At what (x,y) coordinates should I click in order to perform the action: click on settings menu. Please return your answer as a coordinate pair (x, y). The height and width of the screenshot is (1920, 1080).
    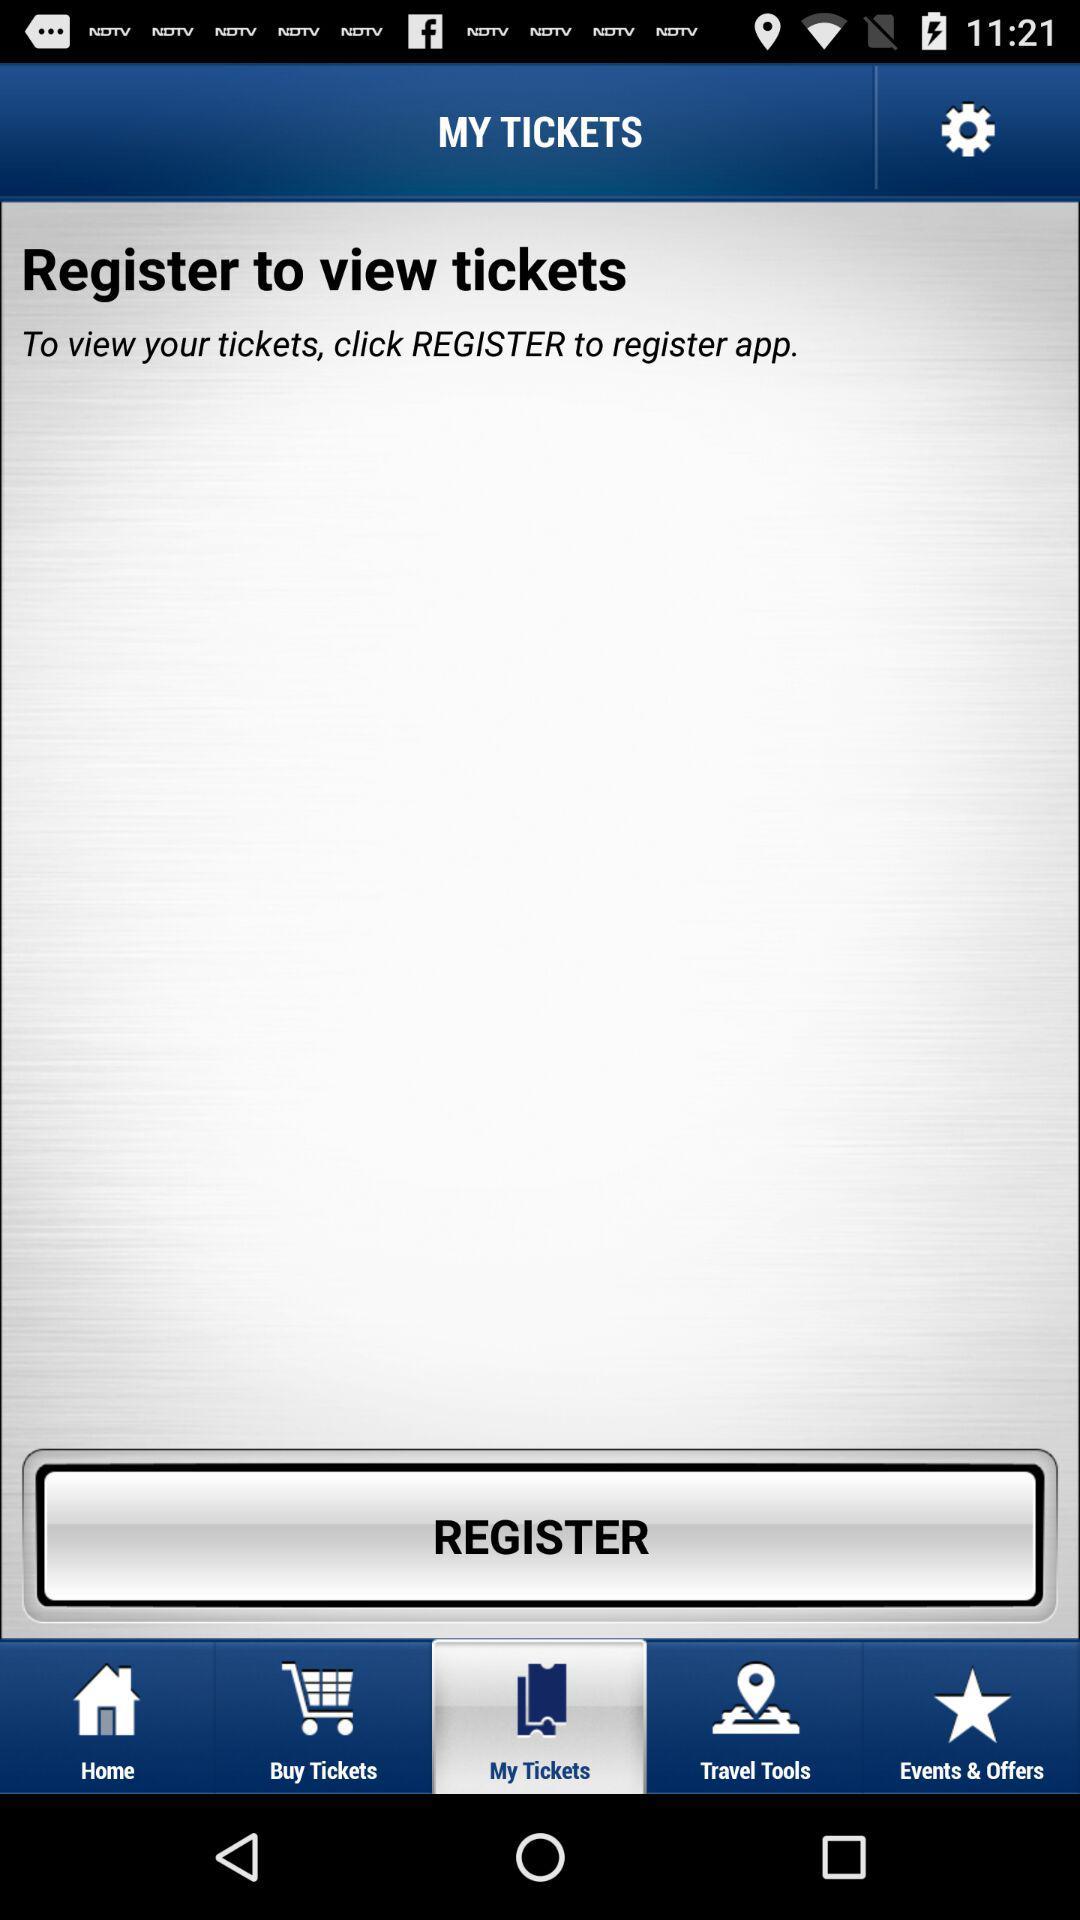
    Looking at the image, I should click on (964, 129).